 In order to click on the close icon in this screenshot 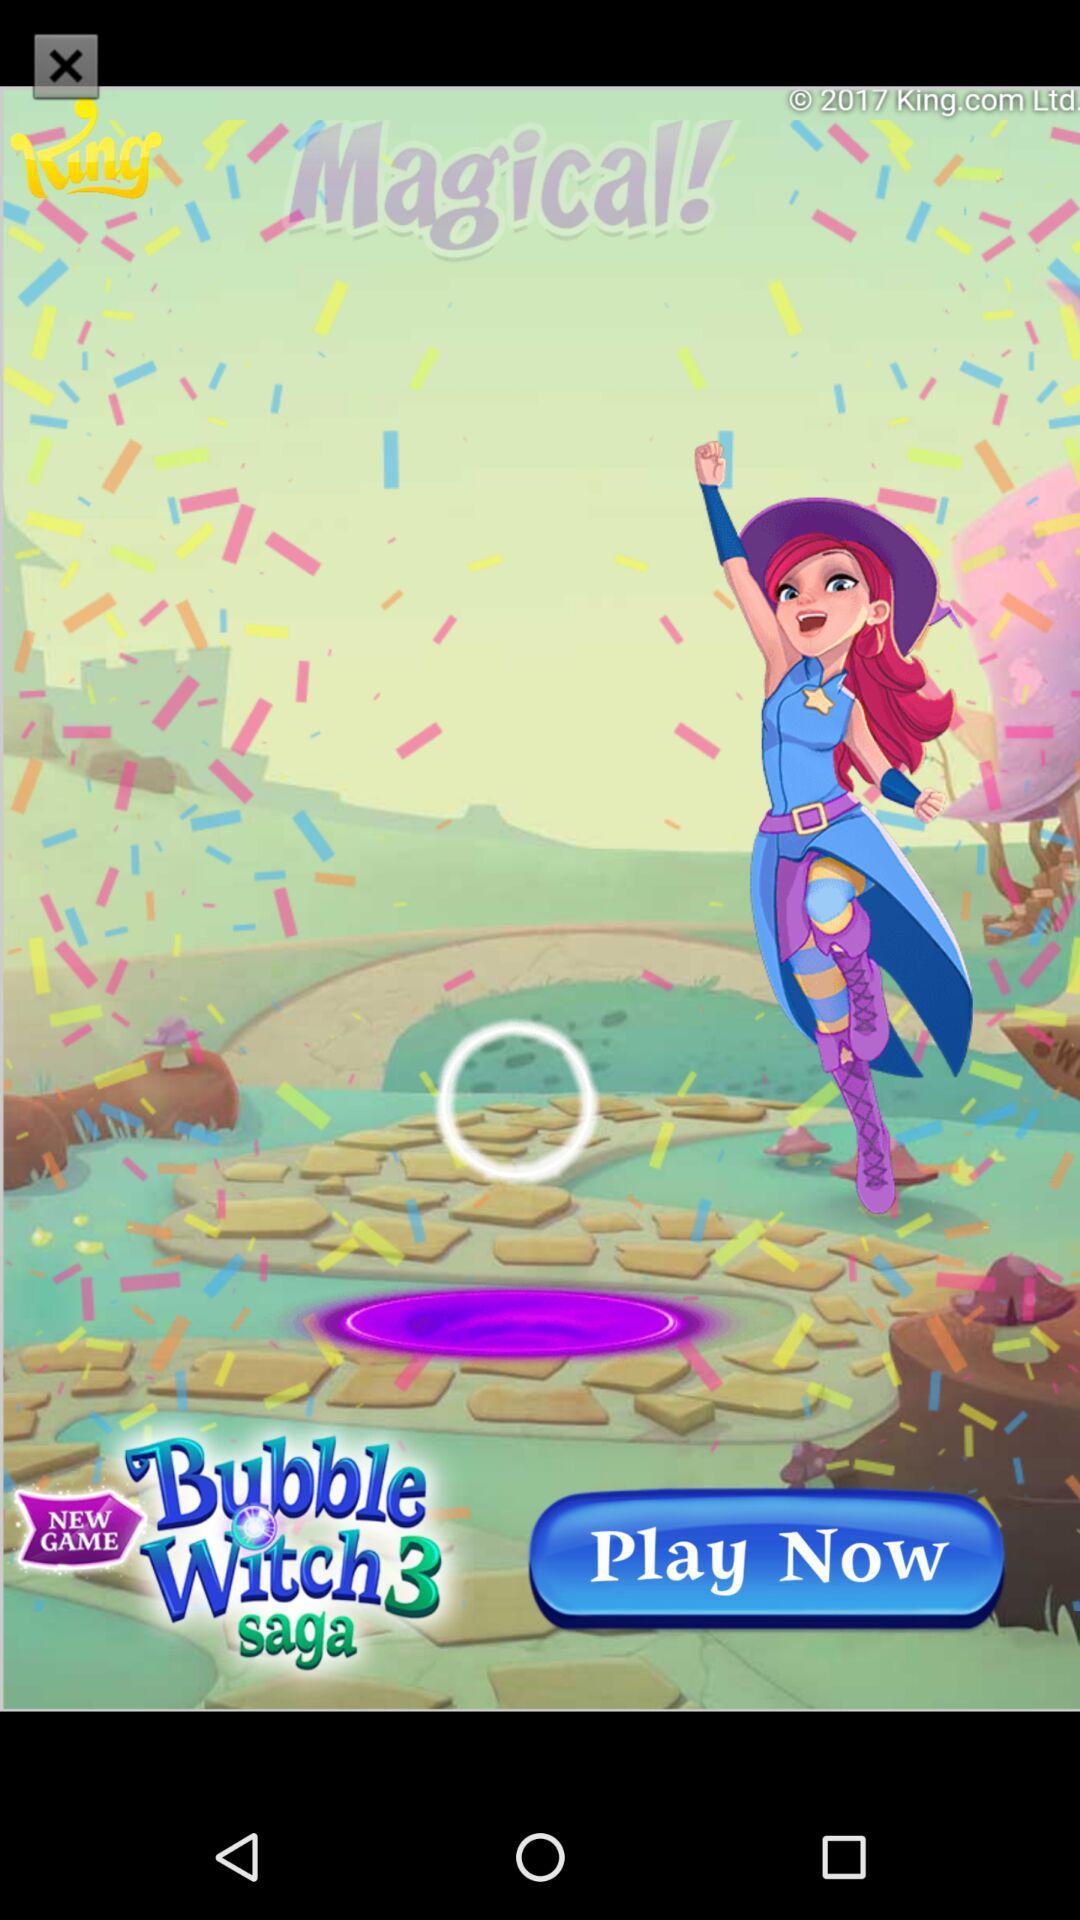, I will do `click(64, 70)`.